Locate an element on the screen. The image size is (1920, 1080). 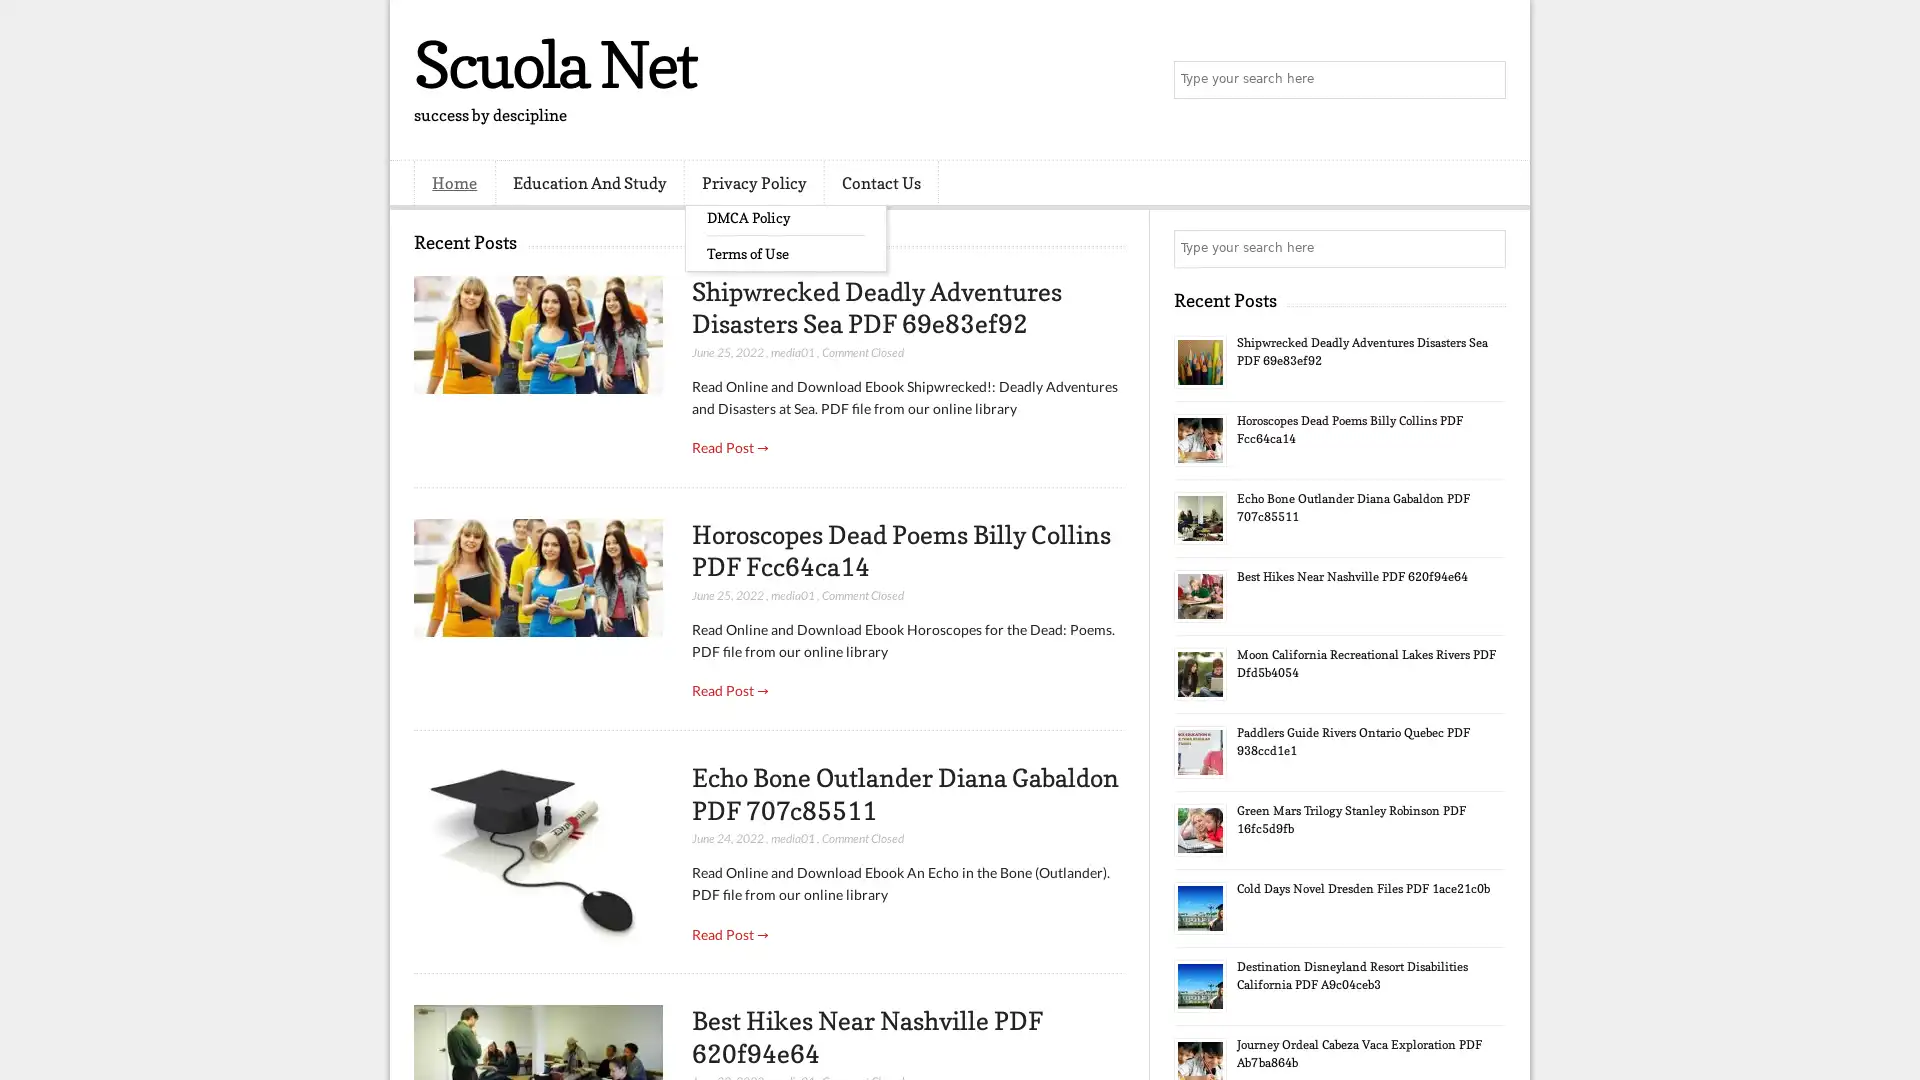
Search is located at coordinates (1485, 80).